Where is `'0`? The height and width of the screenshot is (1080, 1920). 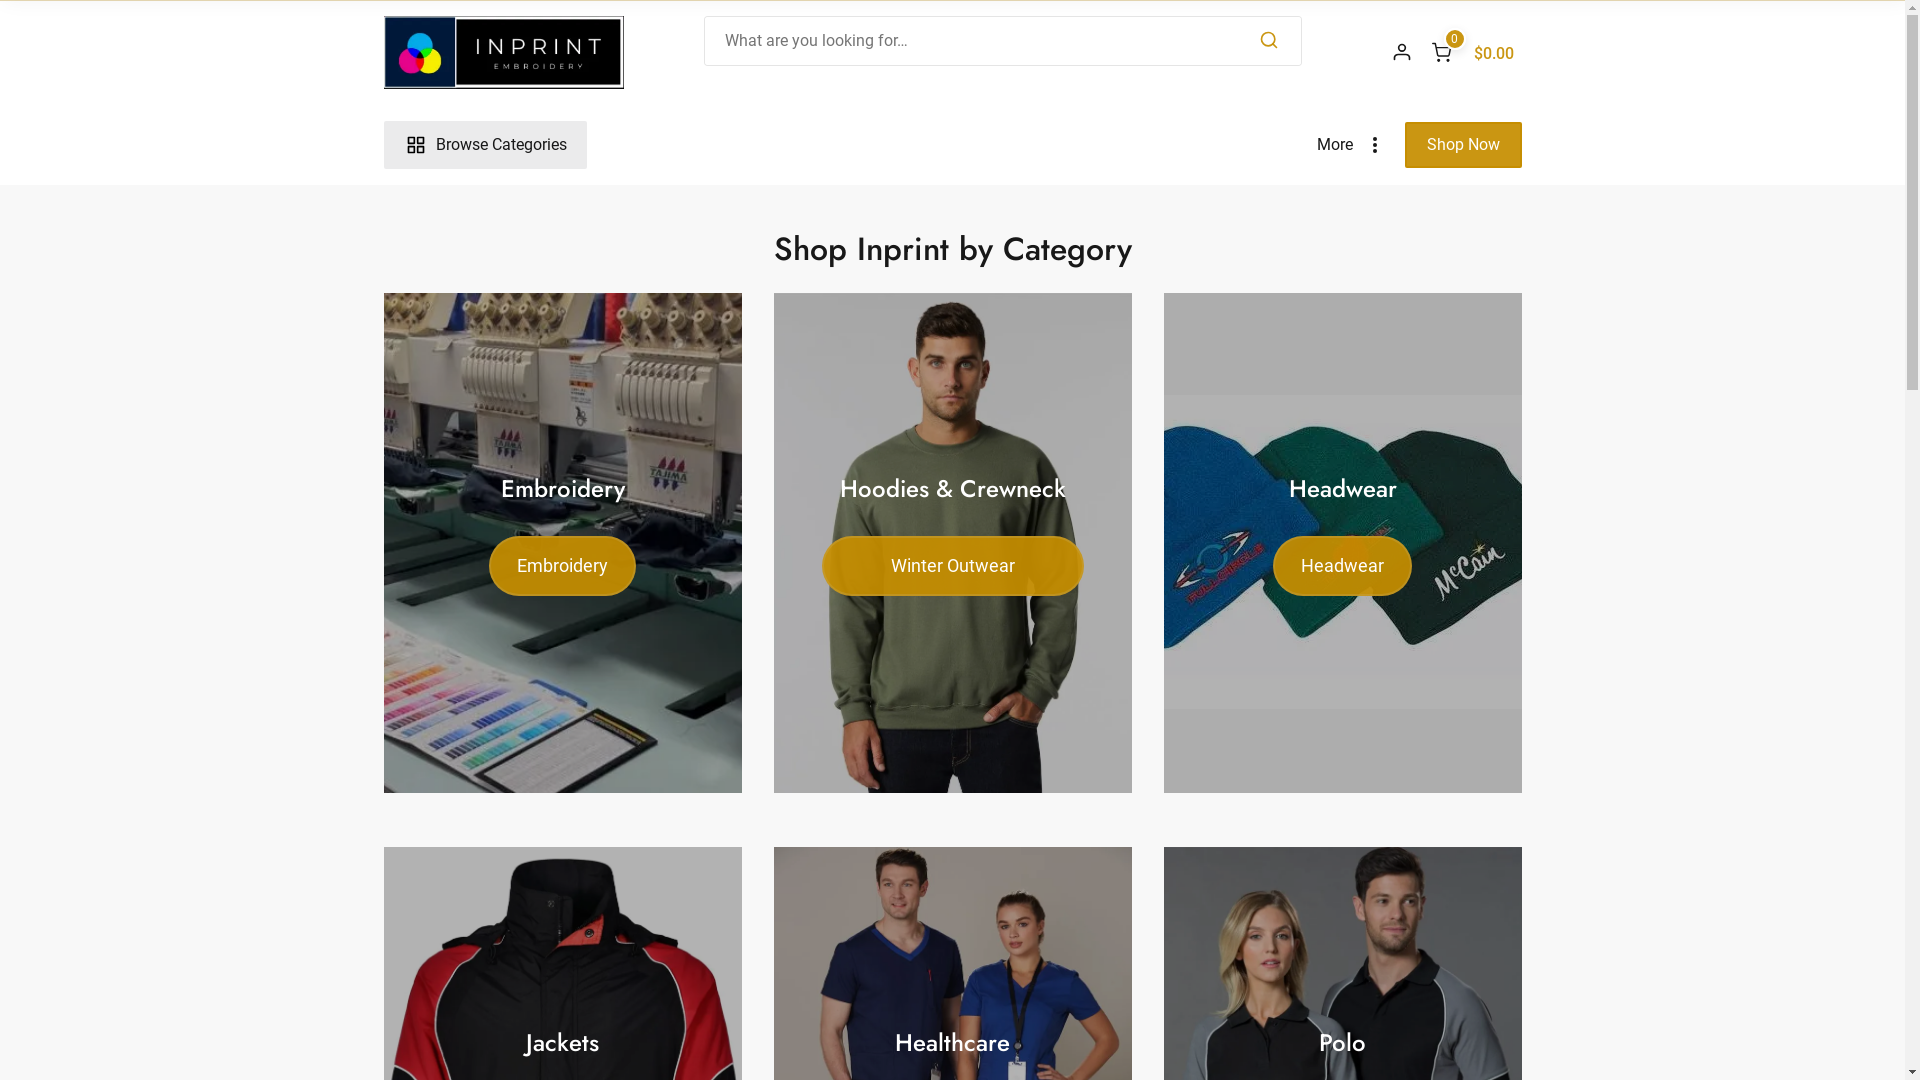 '0 is located at coordinates (1472, 50).